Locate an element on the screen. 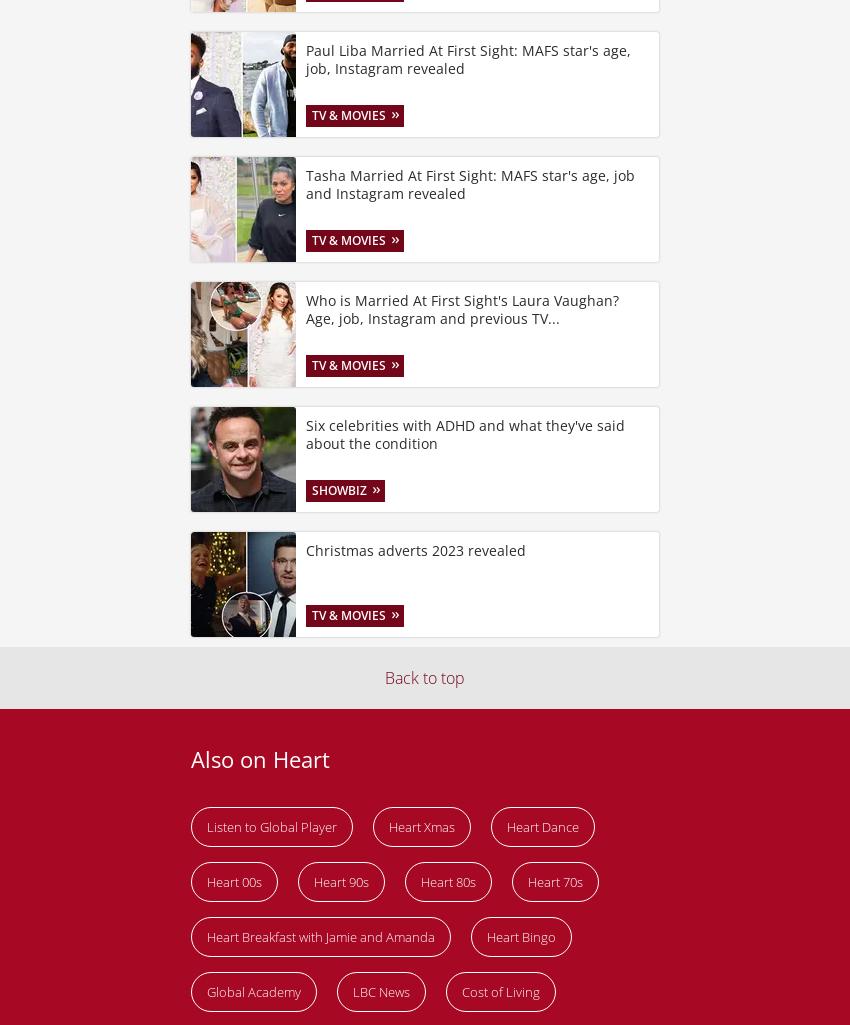 This screenshot has width=850, height=1025. 'Heart Bingo' is located at coordinates (486, 936).